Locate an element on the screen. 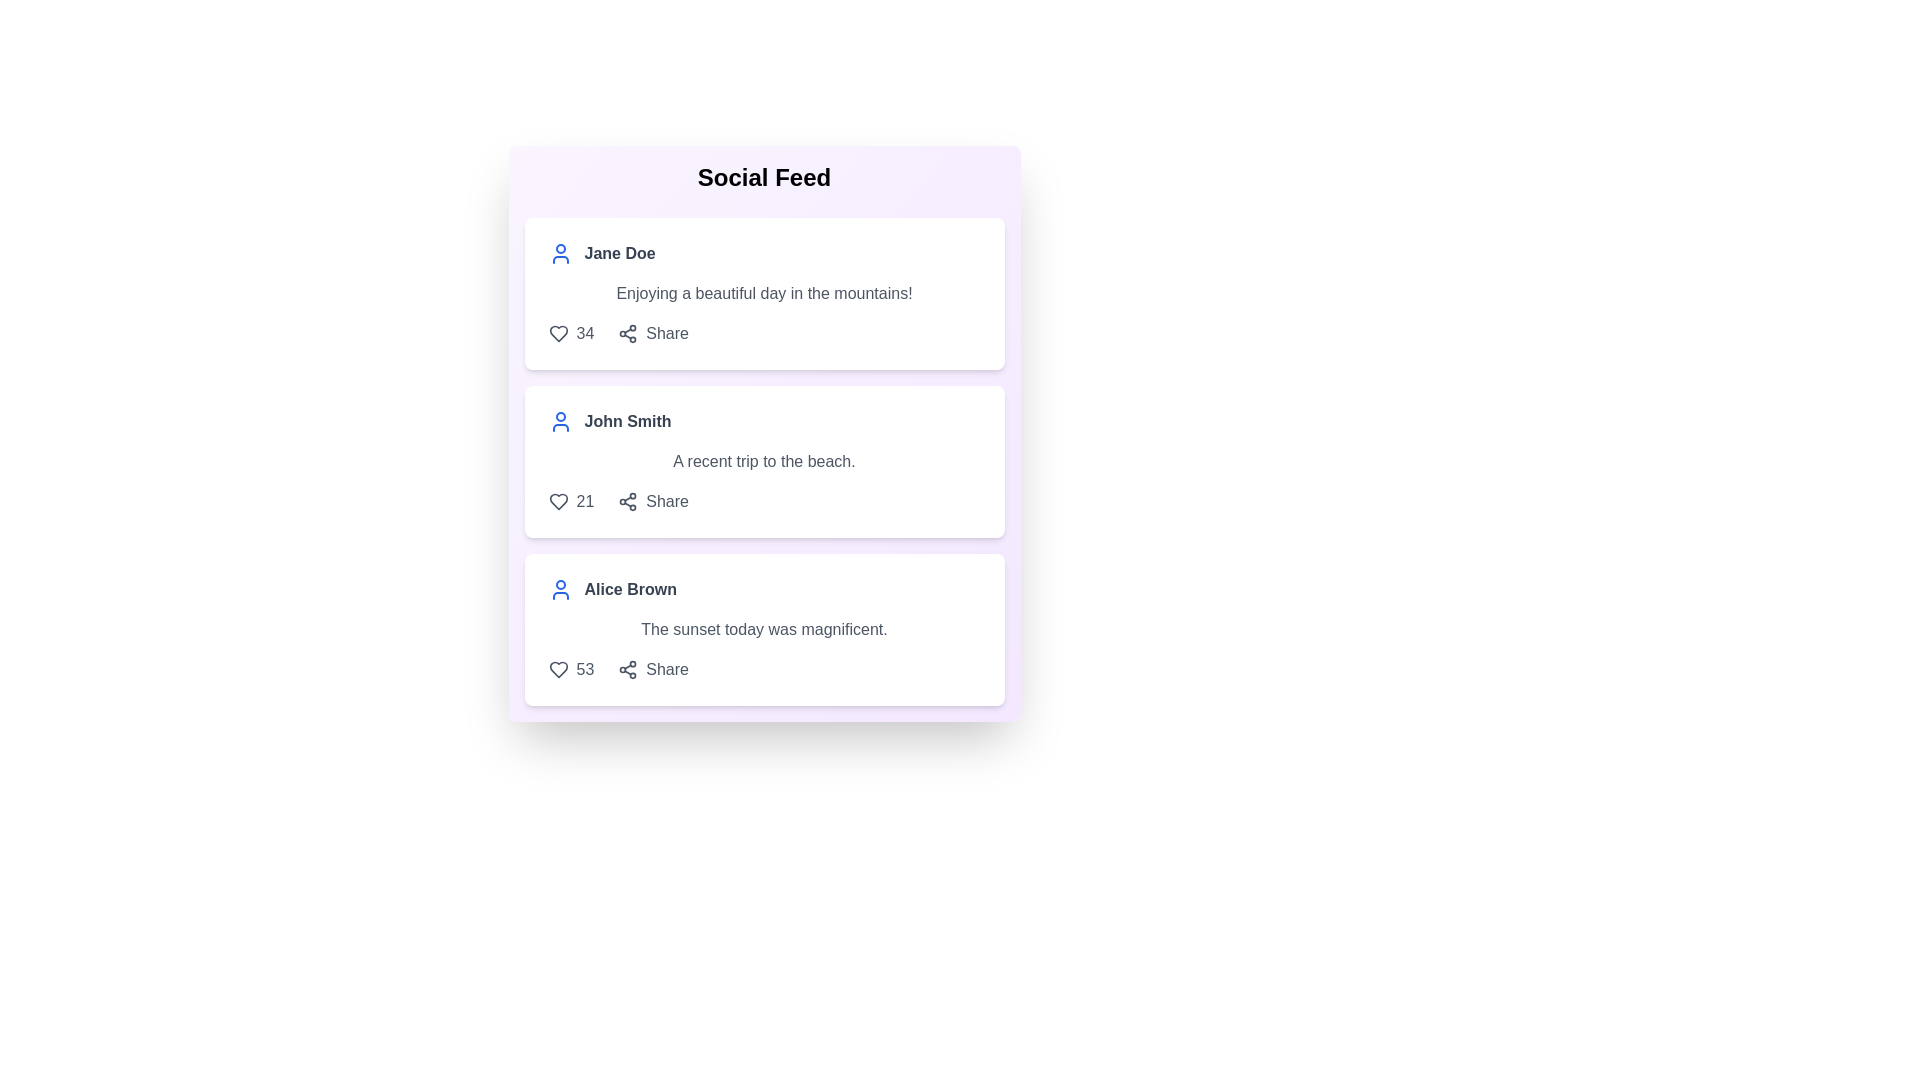 The height and width of the screenshot is (1080, 1920). 'Like' button for the post by John Smith is located at coordinates (558, 500).